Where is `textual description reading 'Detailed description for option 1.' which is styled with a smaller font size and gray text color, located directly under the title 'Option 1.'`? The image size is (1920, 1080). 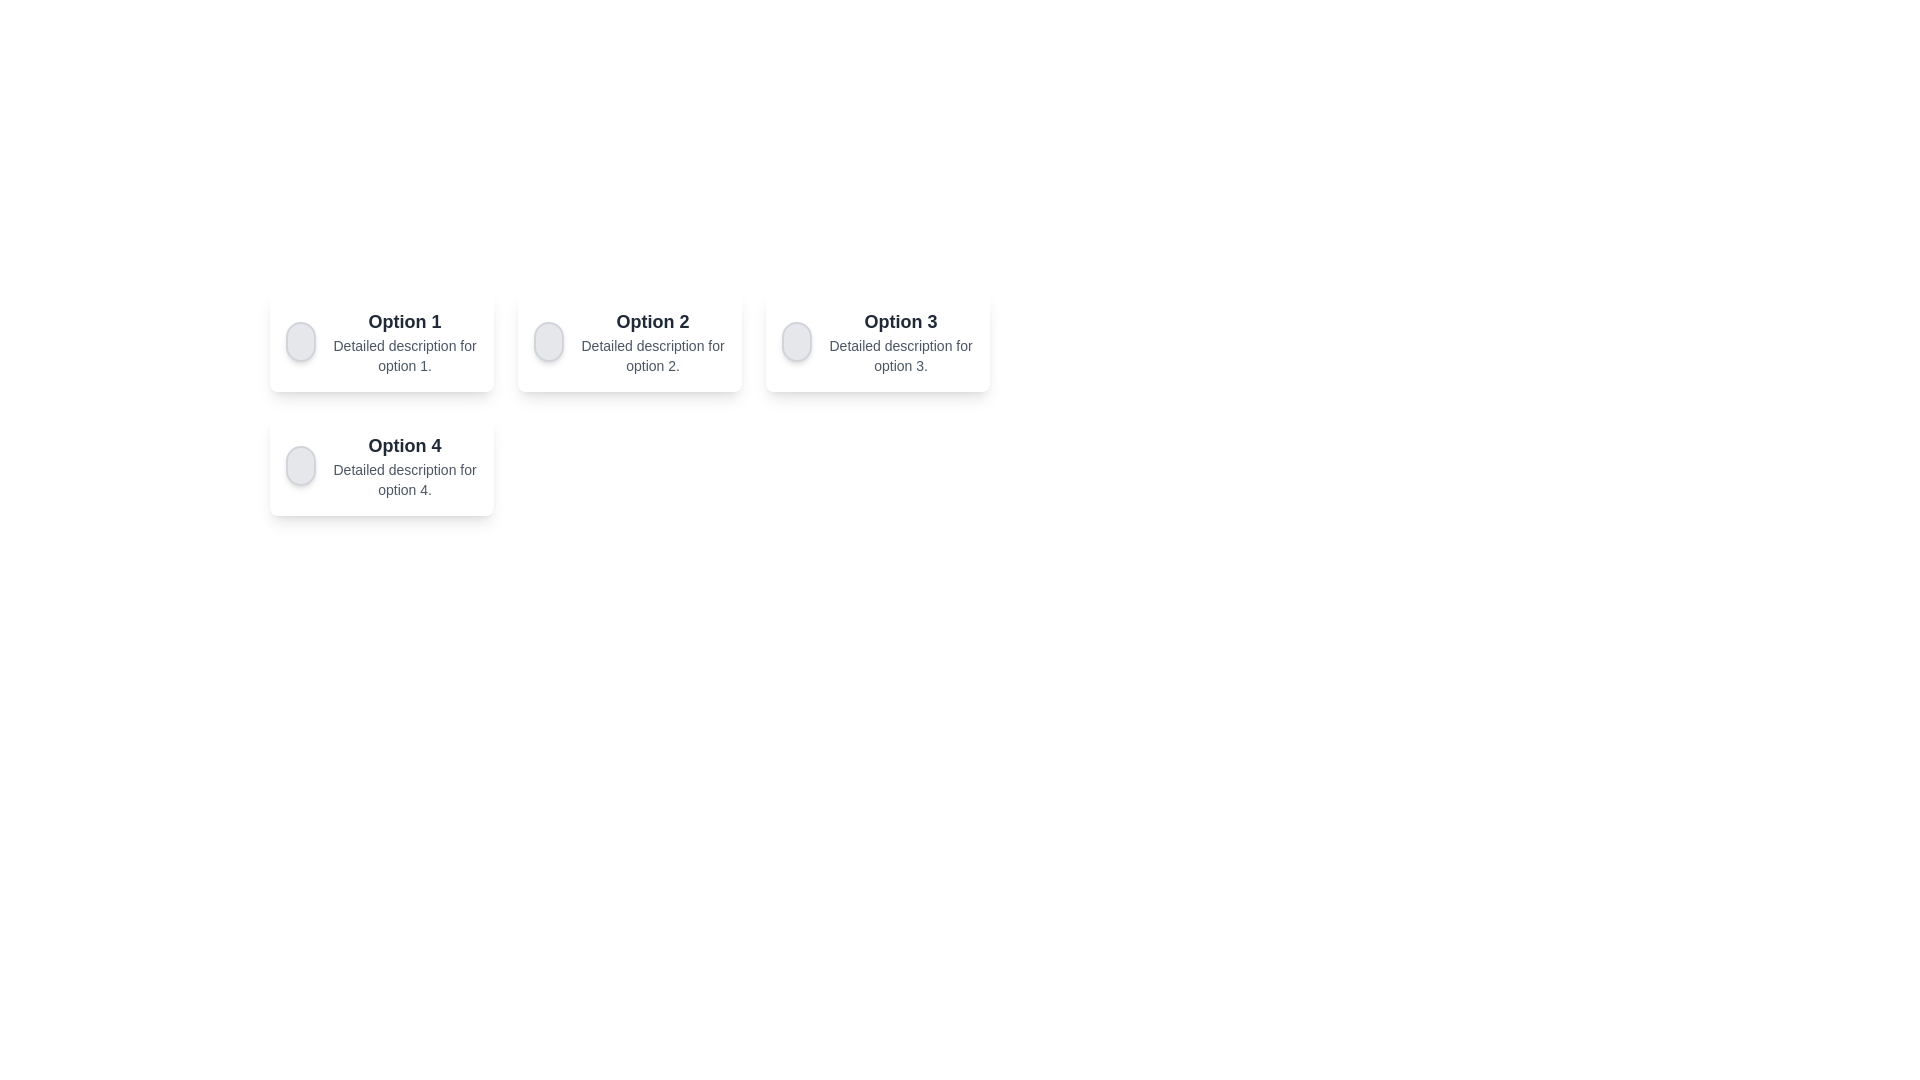
textual description reading 'Detailed description for option 1.' which is styled with a smaller font size and gray text color, located directly under the title 'Option 1.' is located at coordinates (404, 354).